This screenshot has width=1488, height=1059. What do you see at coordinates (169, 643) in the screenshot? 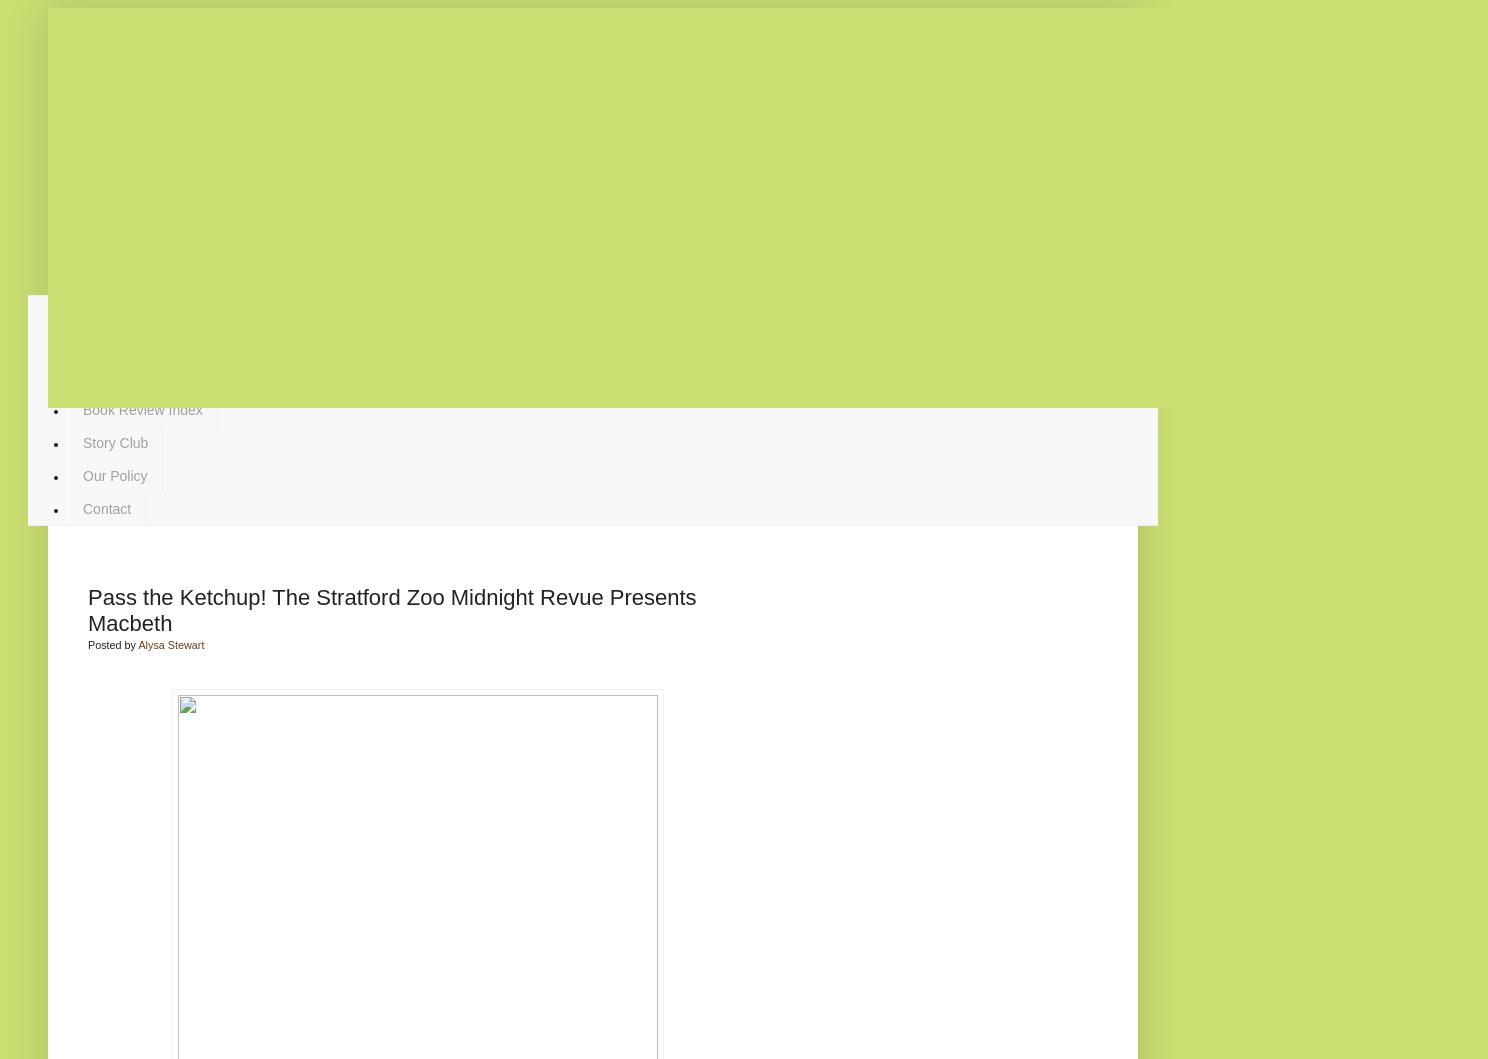
I see `'Alysa Stewart'` at bounding box center [169, 643].